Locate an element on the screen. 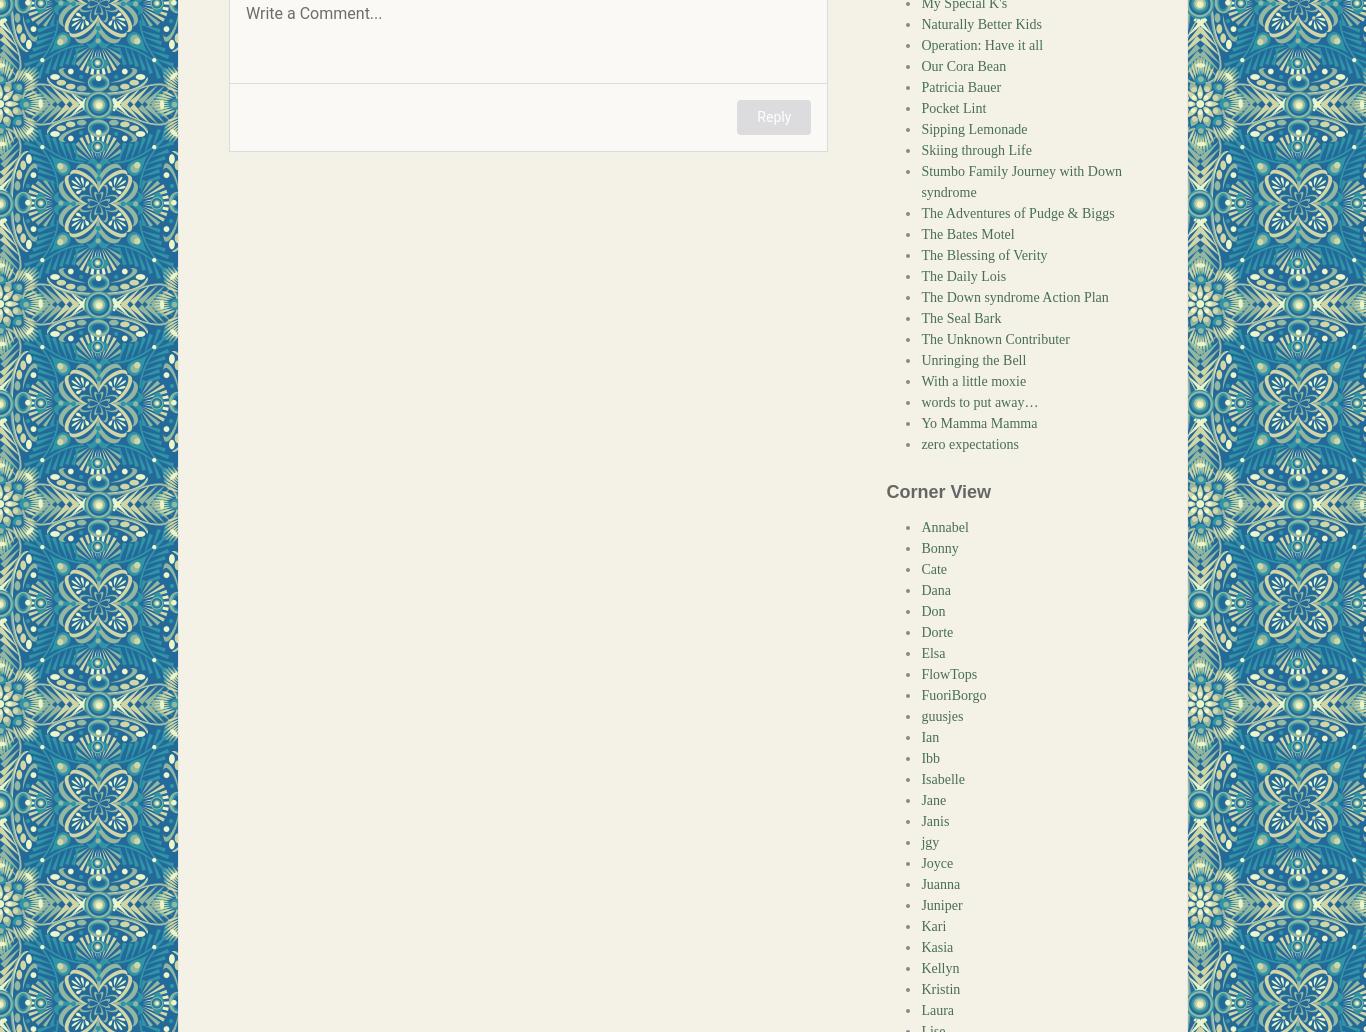 The height and width of the screenshot is (1032, 1366). 'Corner View' is located at coordinates (884, 490).